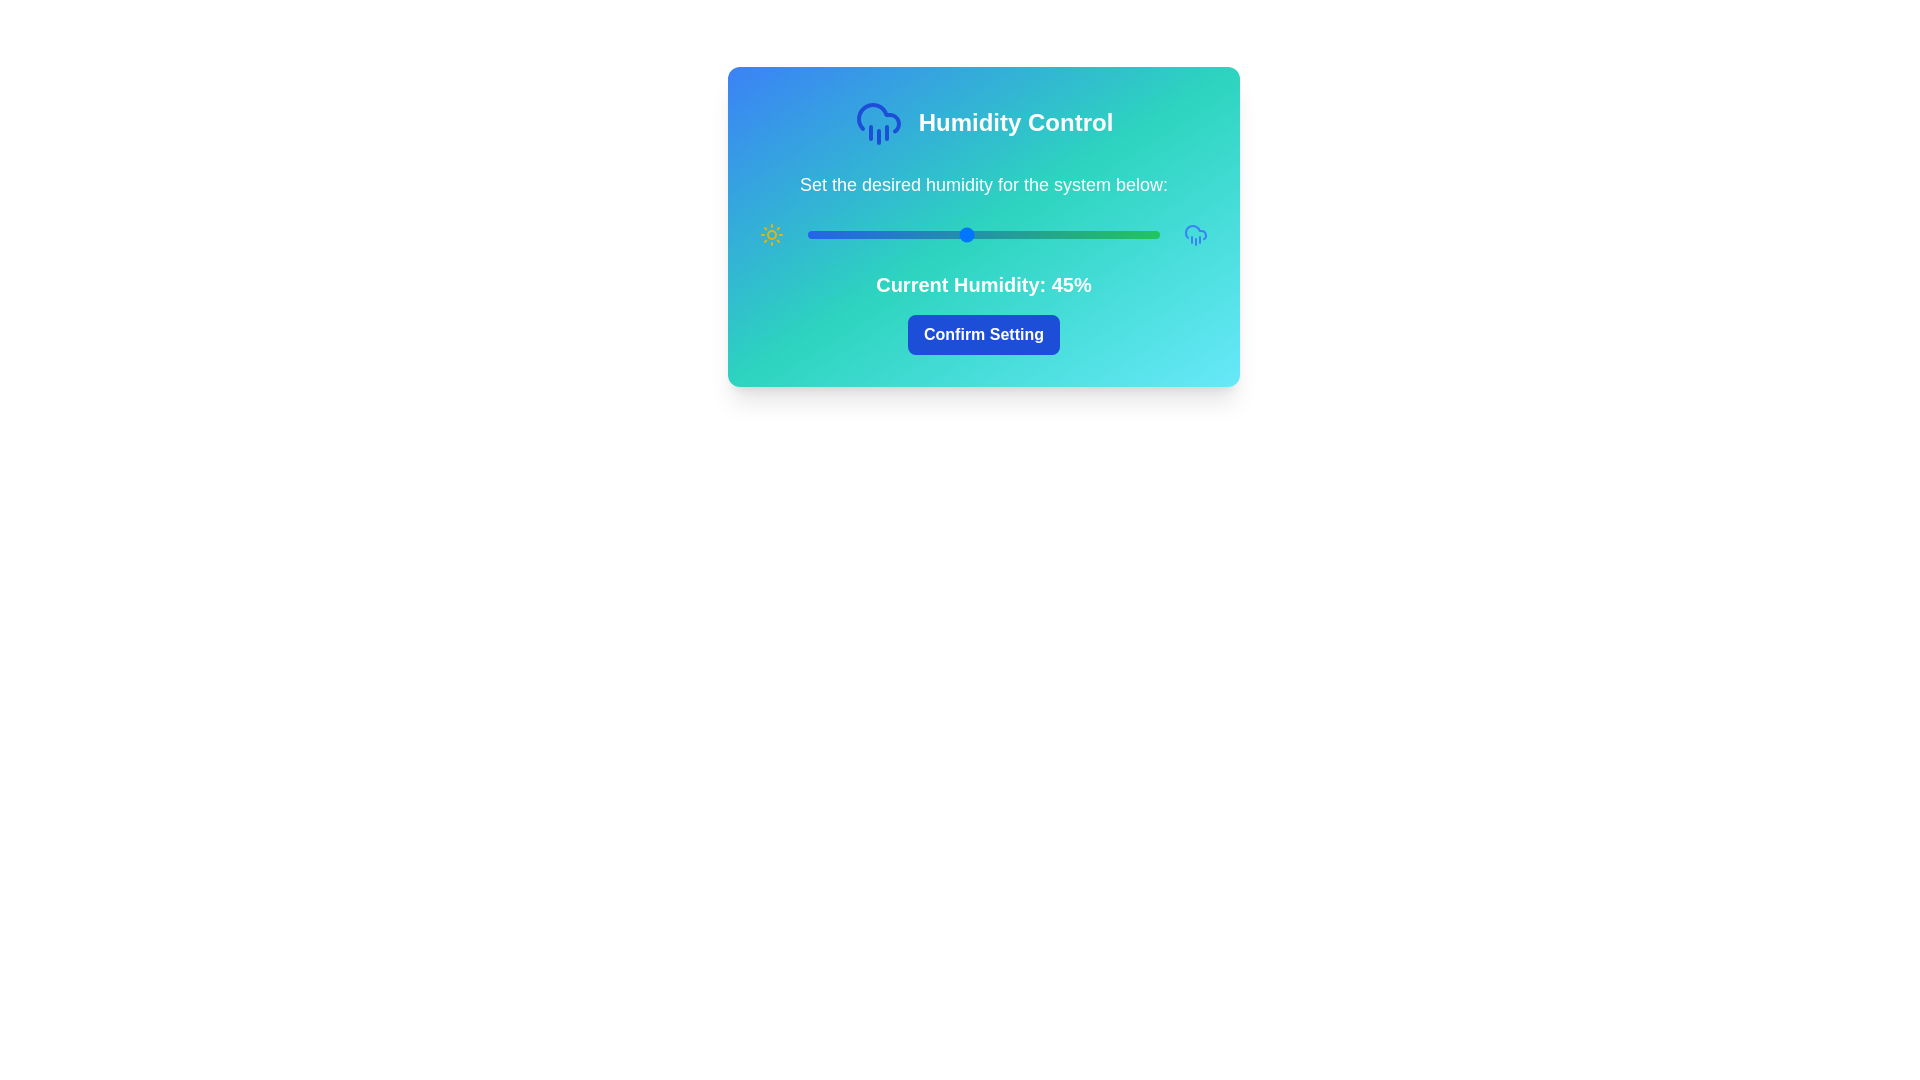  I want to click on the humidity slider to set the humidity level to 85%, so click(1106, 234).